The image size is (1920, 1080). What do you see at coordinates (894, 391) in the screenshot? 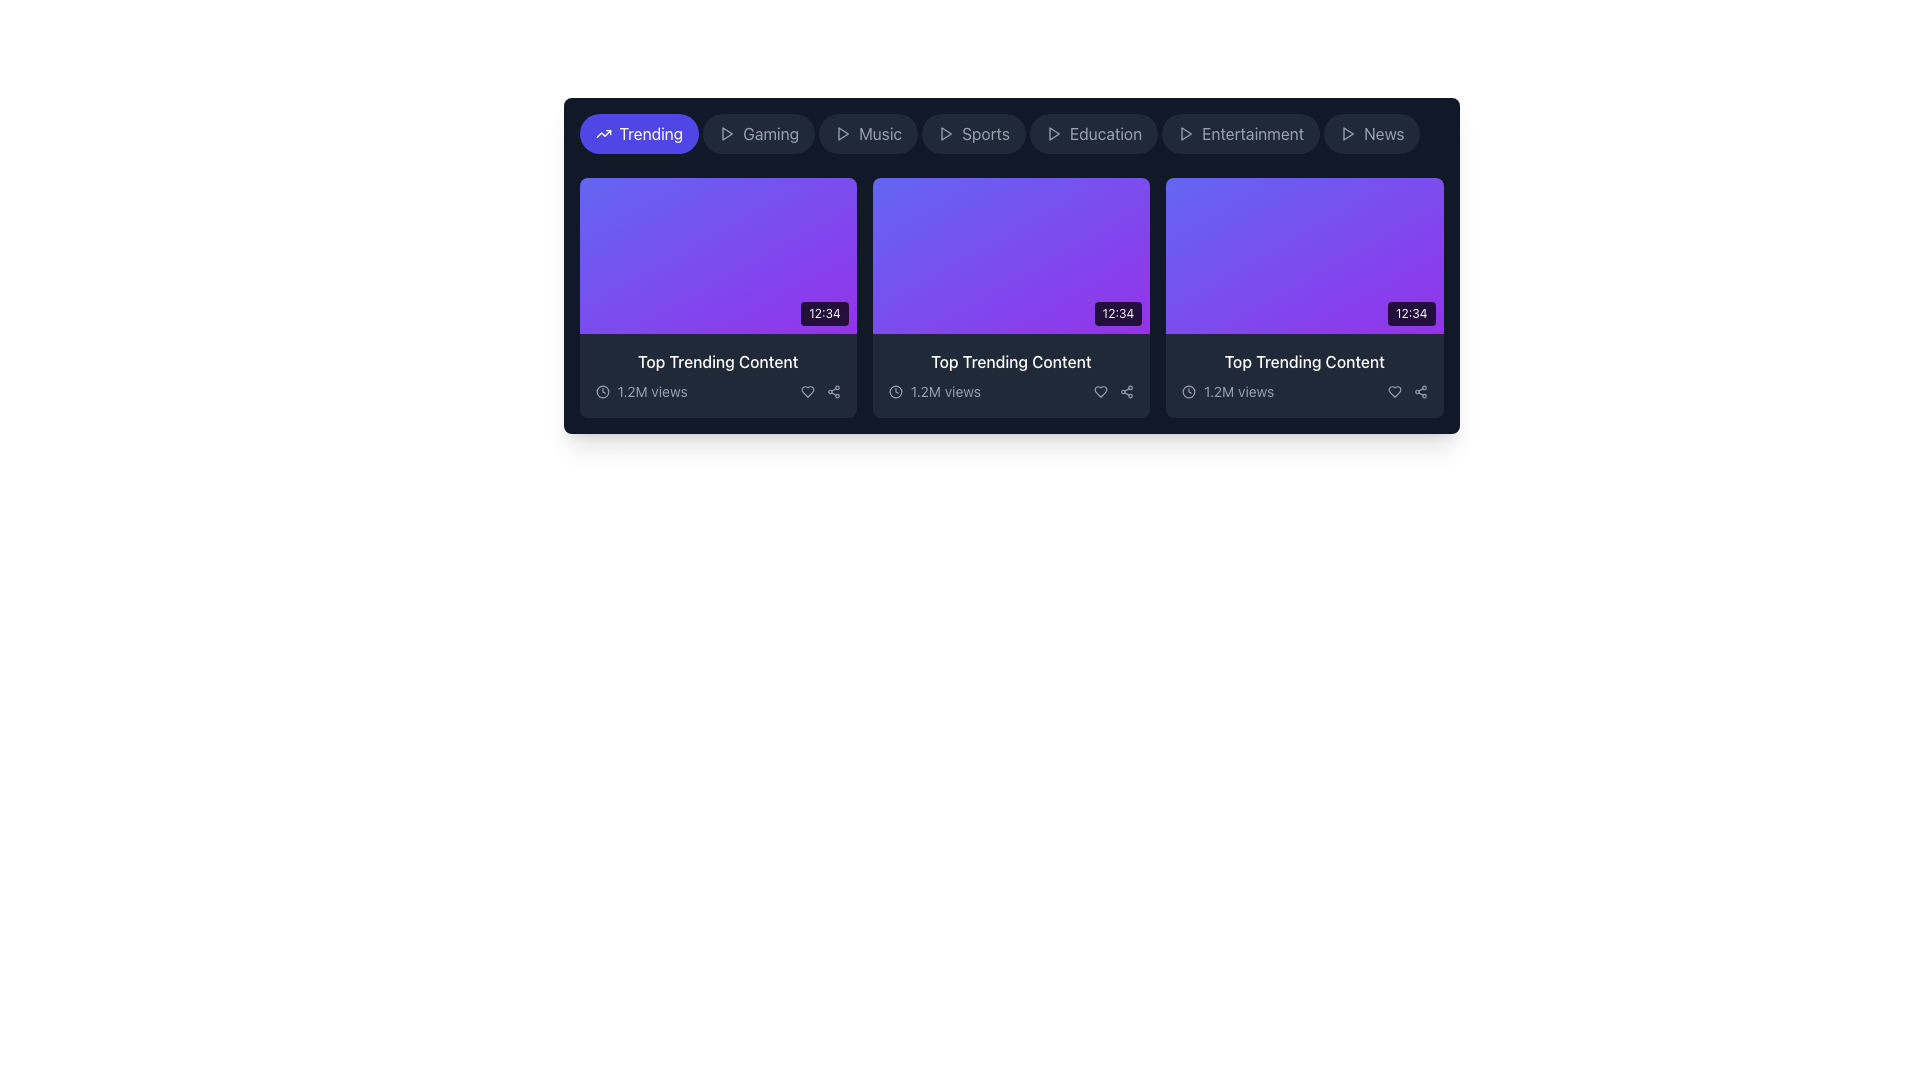
I see `the small clock icon, which features a round clock face with two hands pointing to 12 and 4, located next to the text '1.2M views' below the thumbnail of the second card in the trending content layout` at bounding box center [894, 391].